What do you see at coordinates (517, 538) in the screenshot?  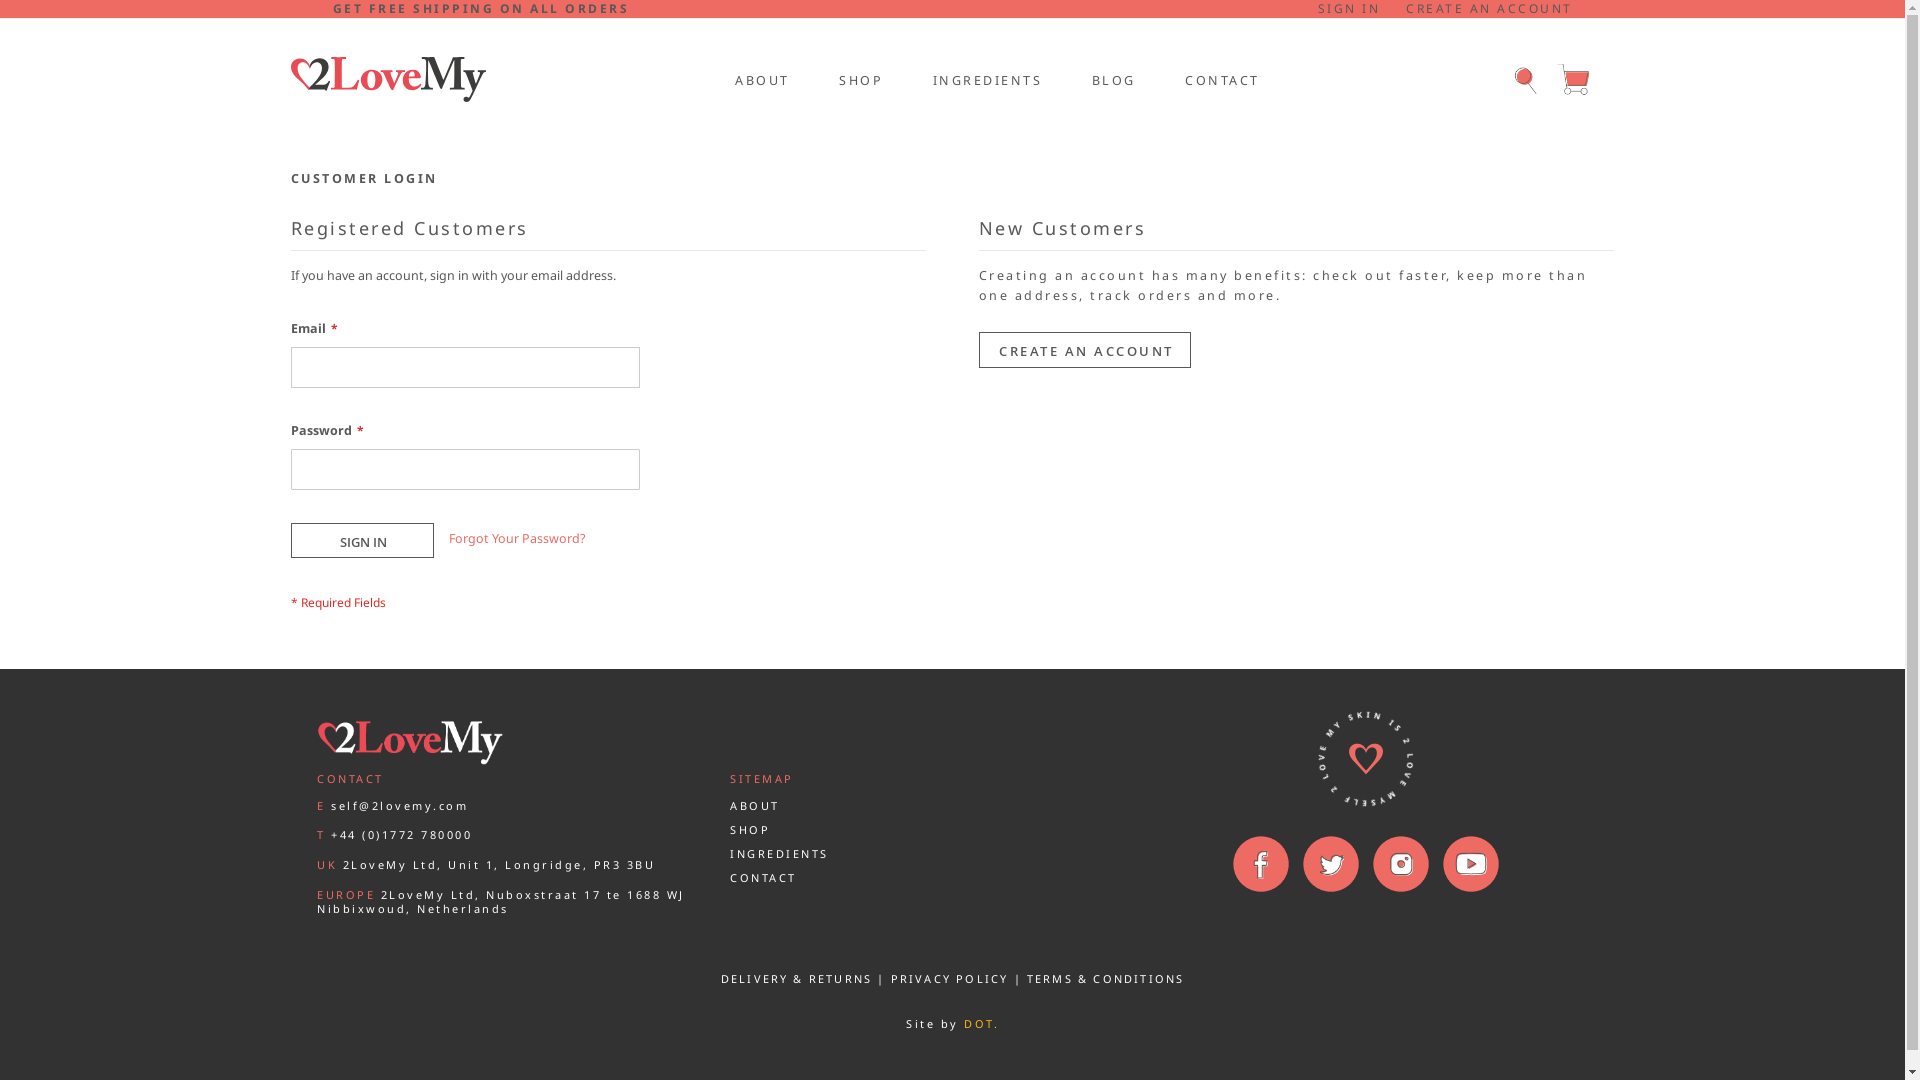 I see `'Forgot Your Password?'` at bounding box center [517, 538].